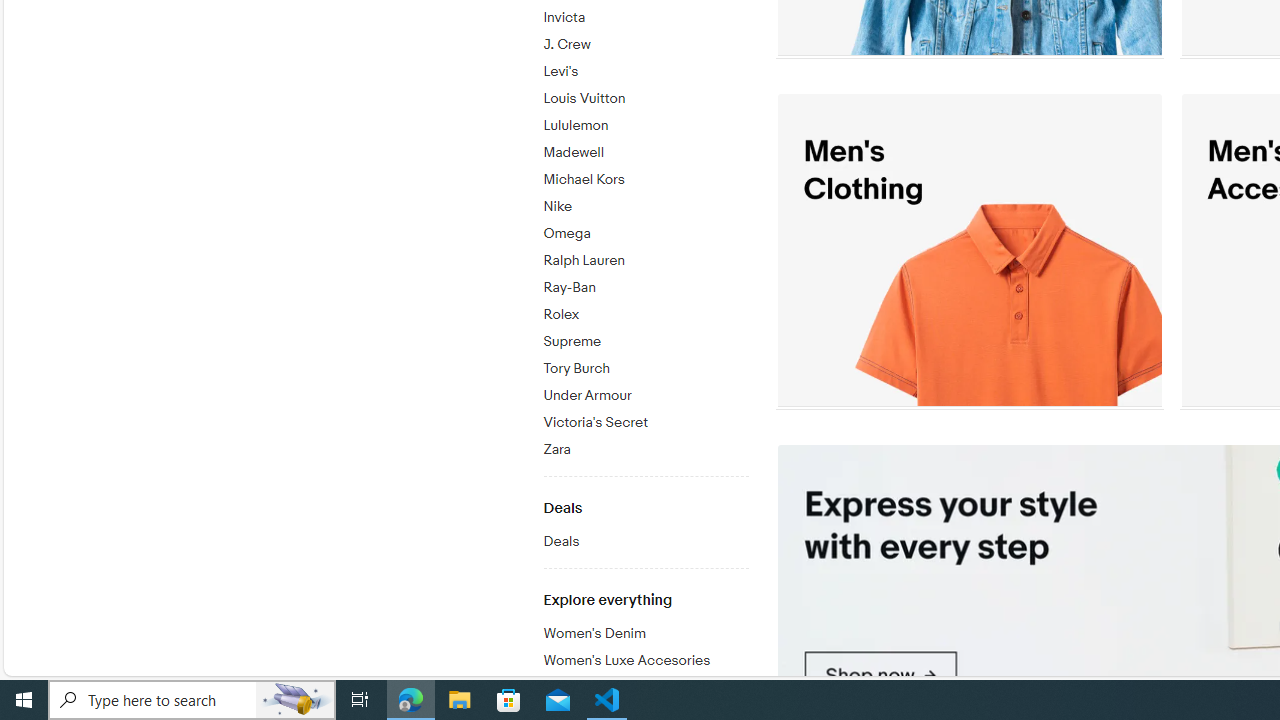 The image size is (1280, 720). I want to click on 'Nike', so click(645, 203).